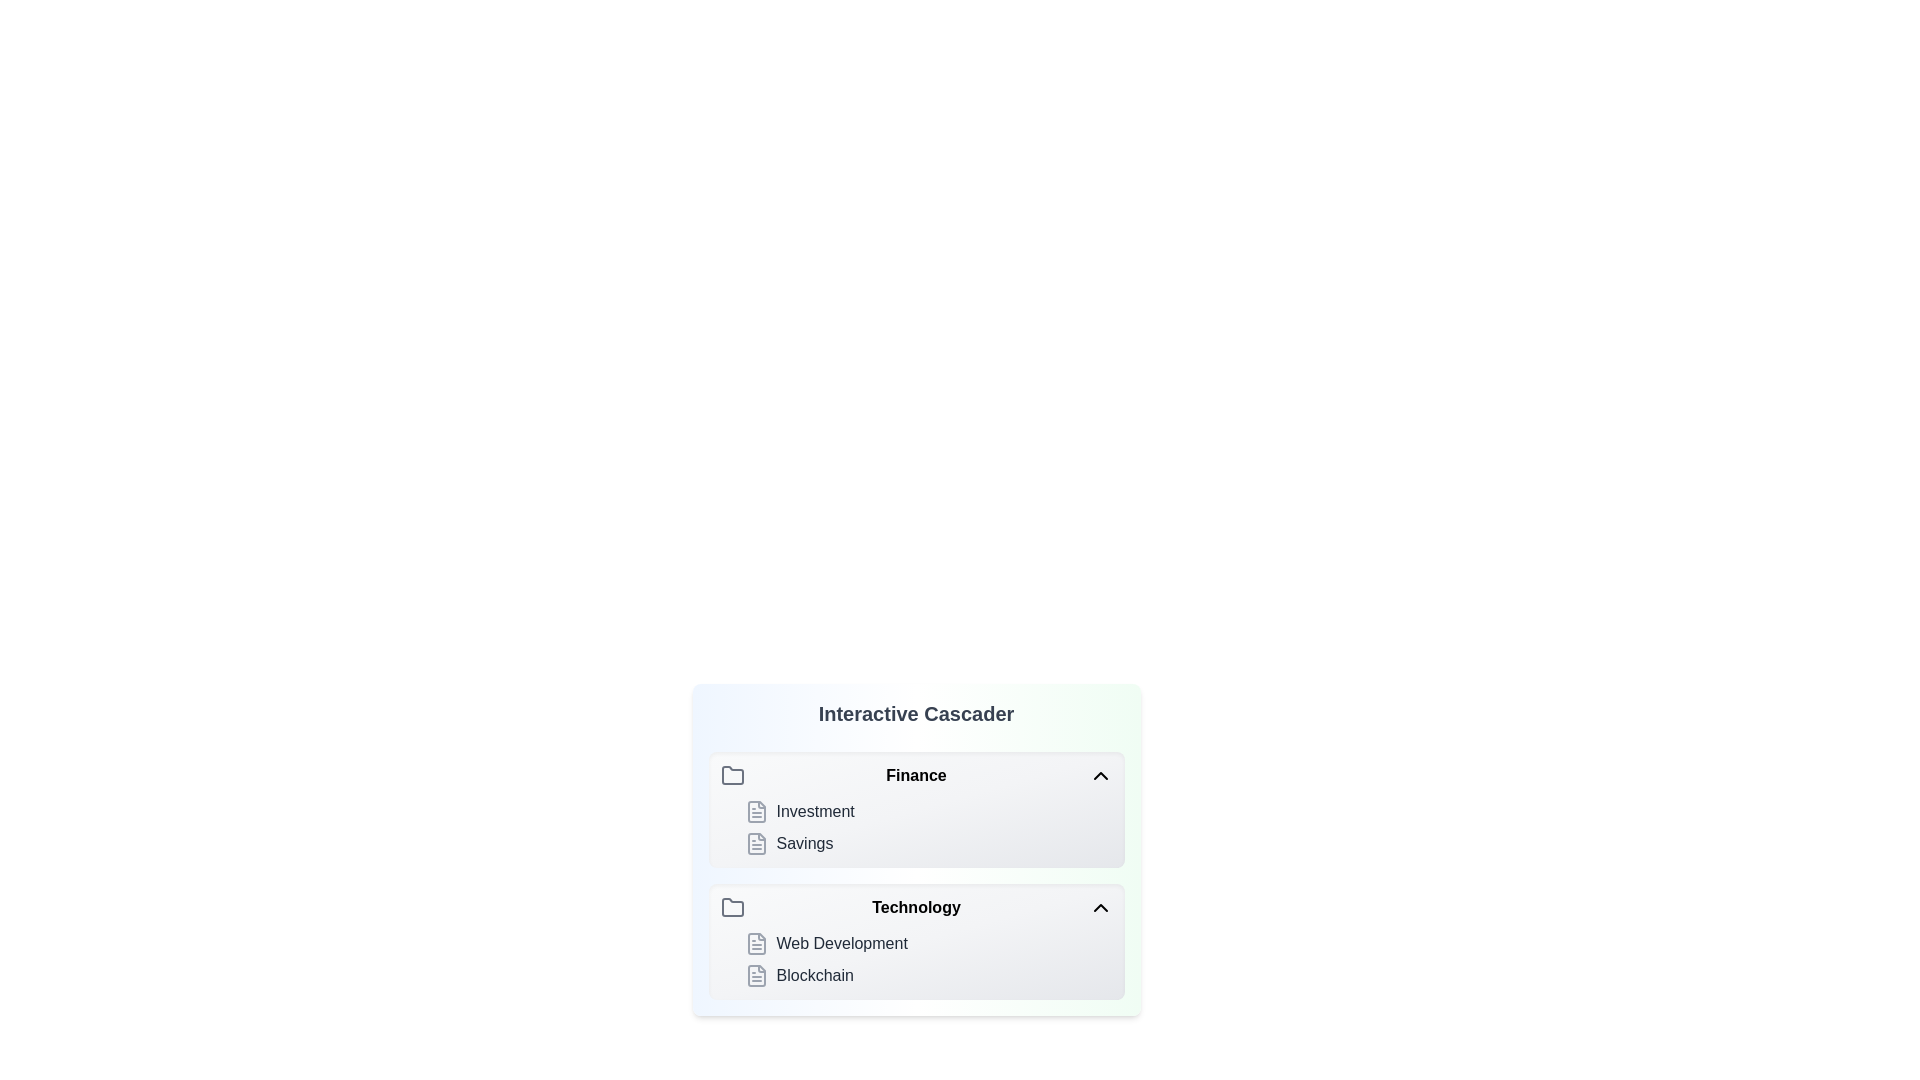 This screenshot has height=1080, width=1920. I want to click on the 'Technology' collapsible header, which features a folder icon and a chevron icon, so click(915, 907).